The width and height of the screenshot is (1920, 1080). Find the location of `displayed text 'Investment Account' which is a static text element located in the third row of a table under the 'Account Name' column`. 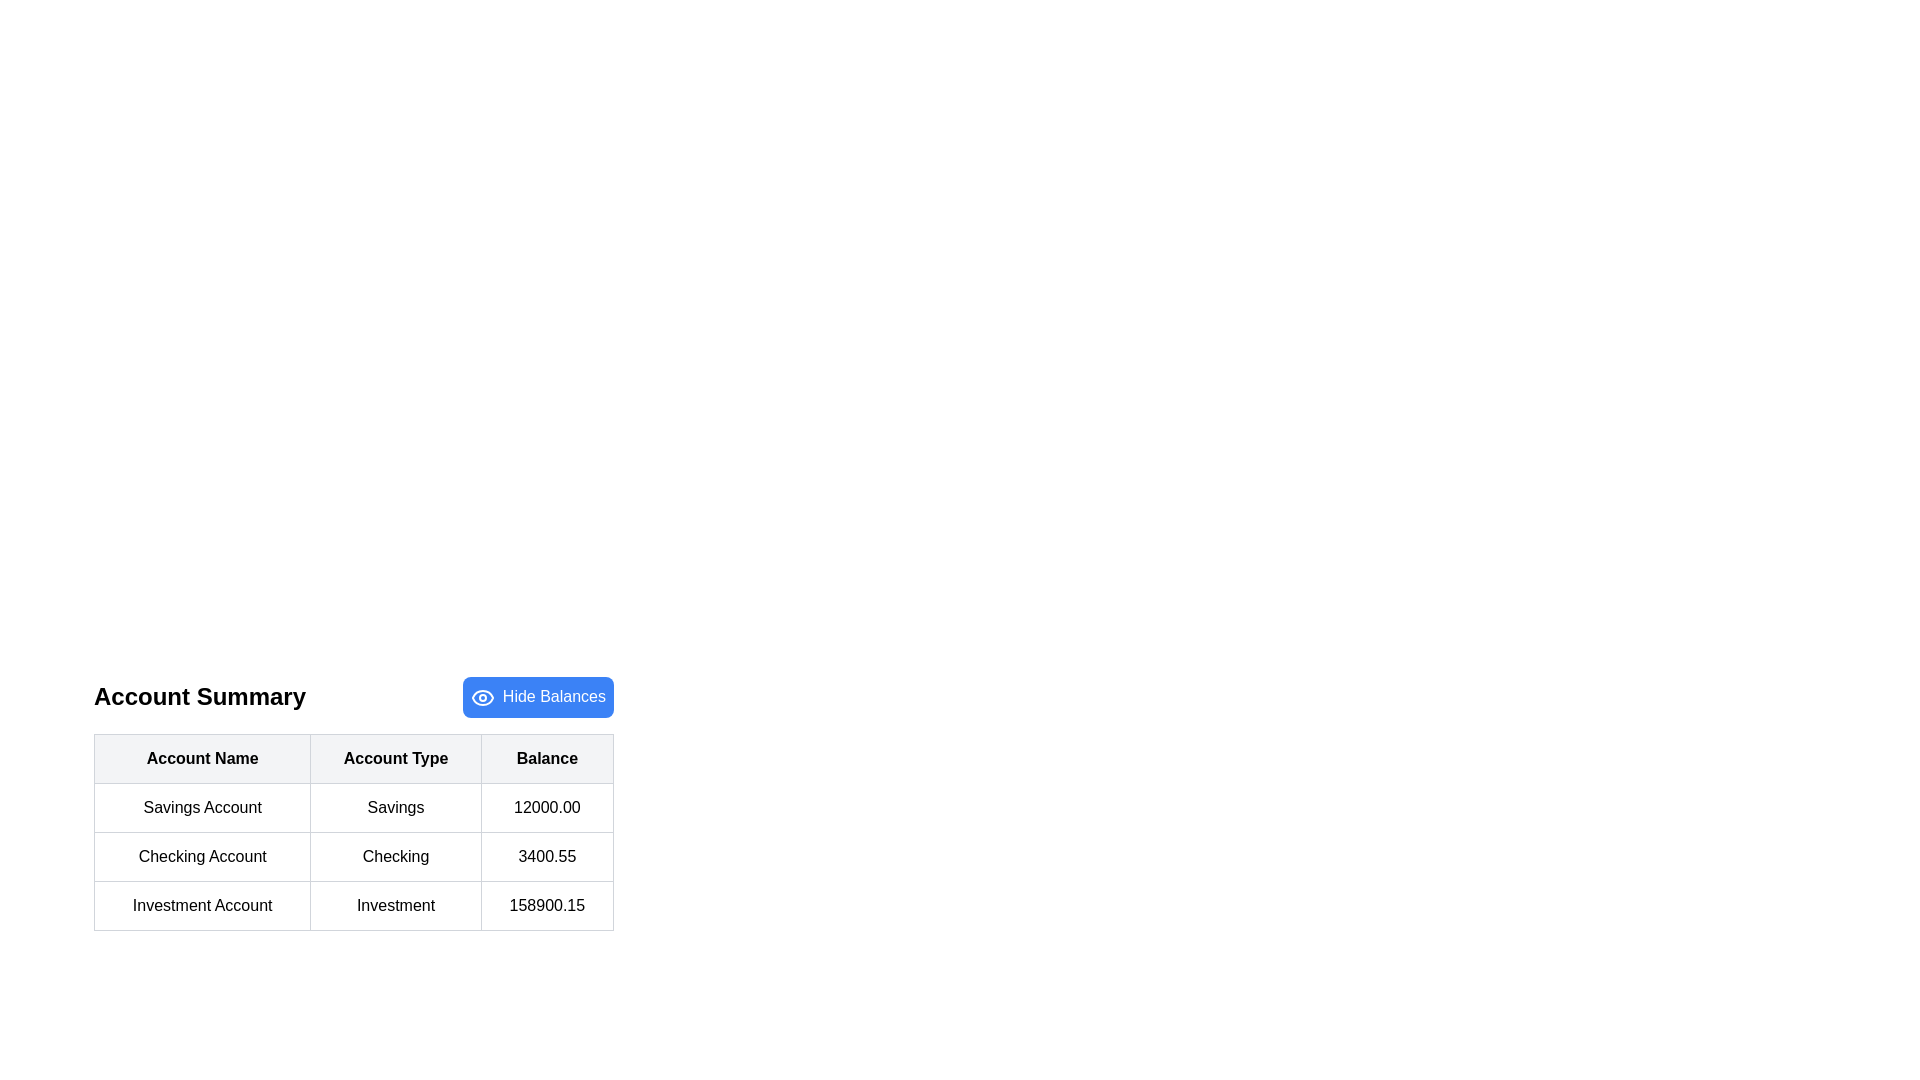

displayed text 'Investment Account' which is a static text element located in the third row of a table under the 'Account Name' column is located at coordinates (202, 905).